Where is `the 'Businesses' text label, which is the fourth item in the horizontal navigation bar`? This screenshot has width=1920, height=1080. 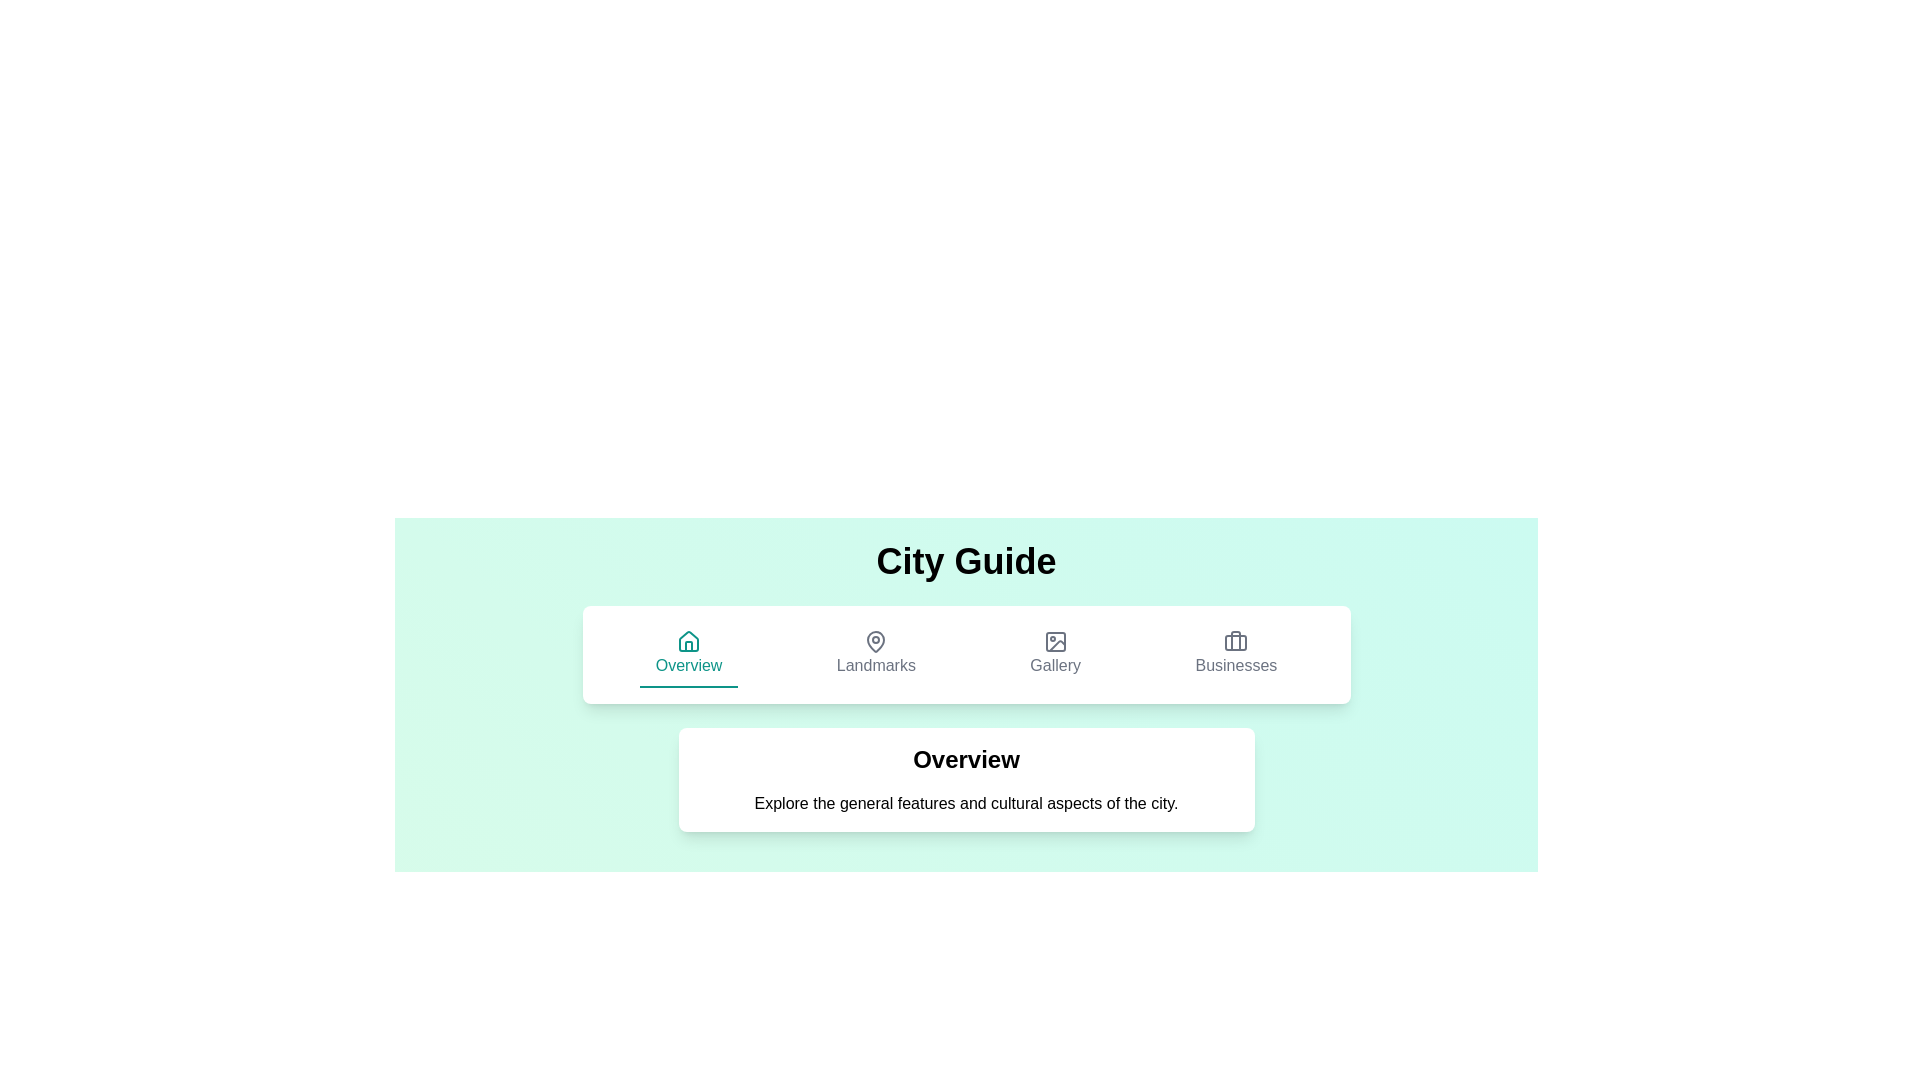 the 'Businesses' text label, which is the fourth item in the horizontal navigation bar is located at coordinates (1235, 666).